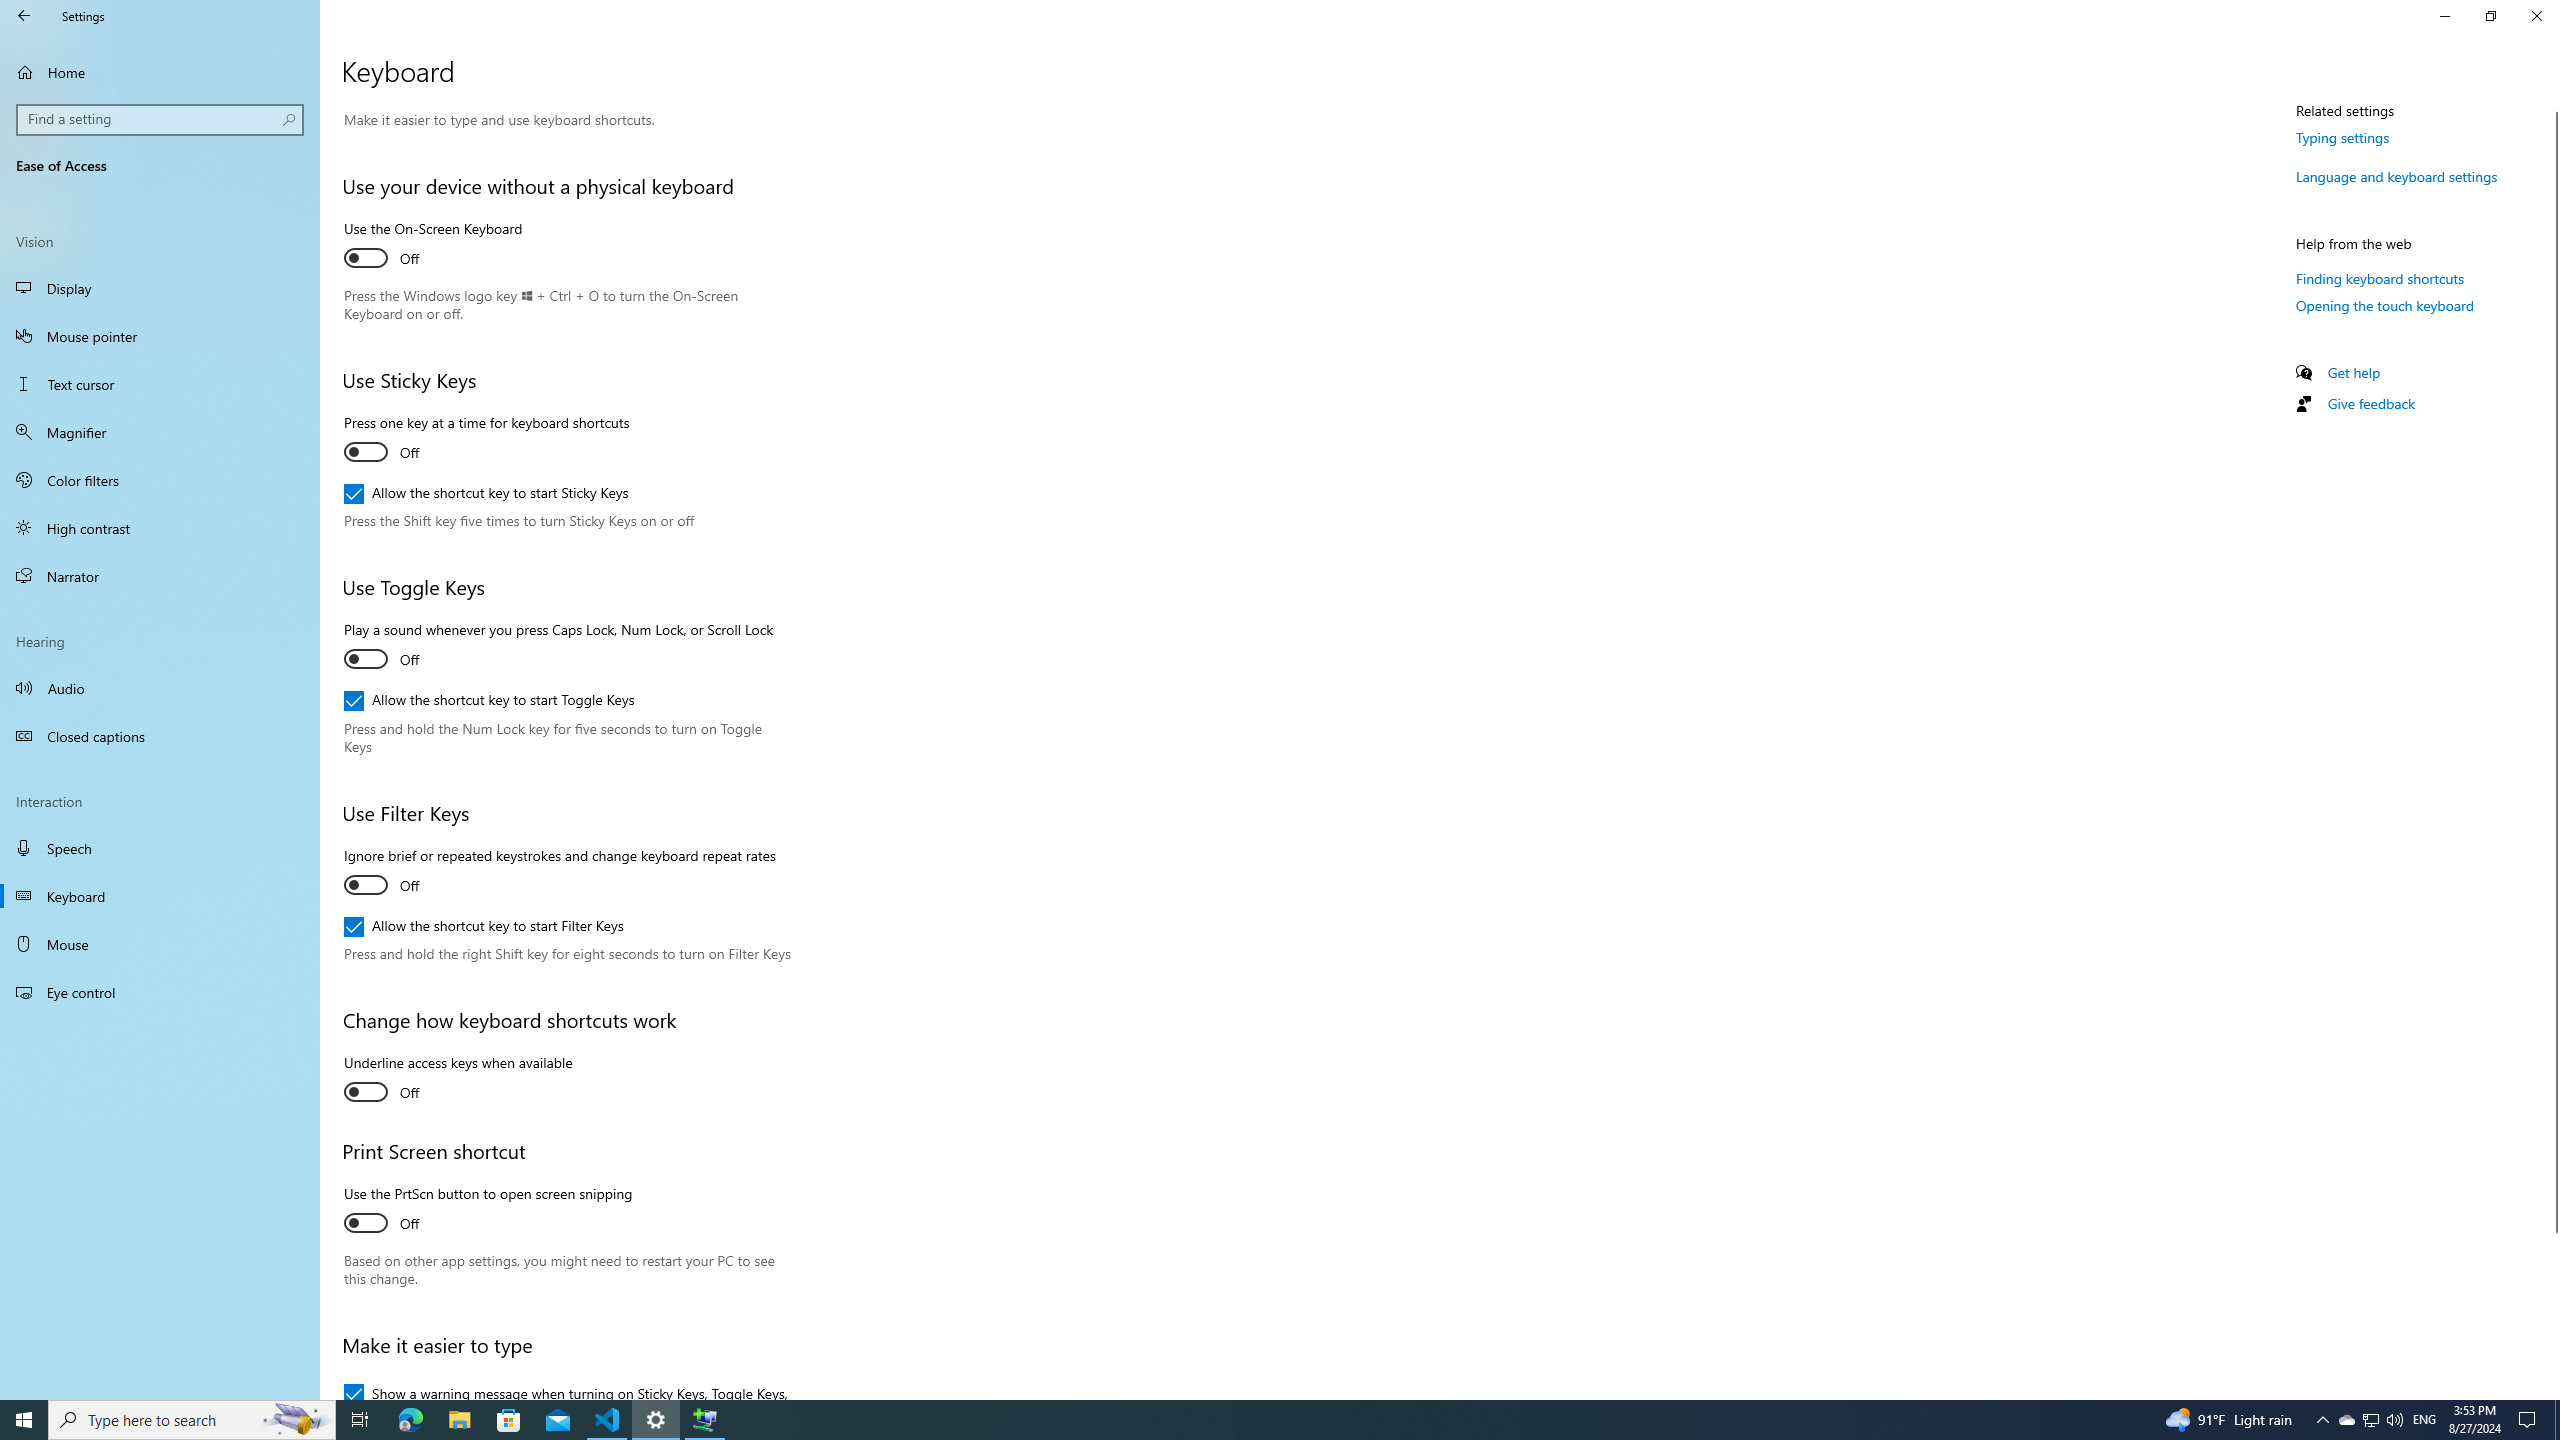  Describe the element at coordinates (159, 686) in the screenshot. I see `'Audio'` at that location.